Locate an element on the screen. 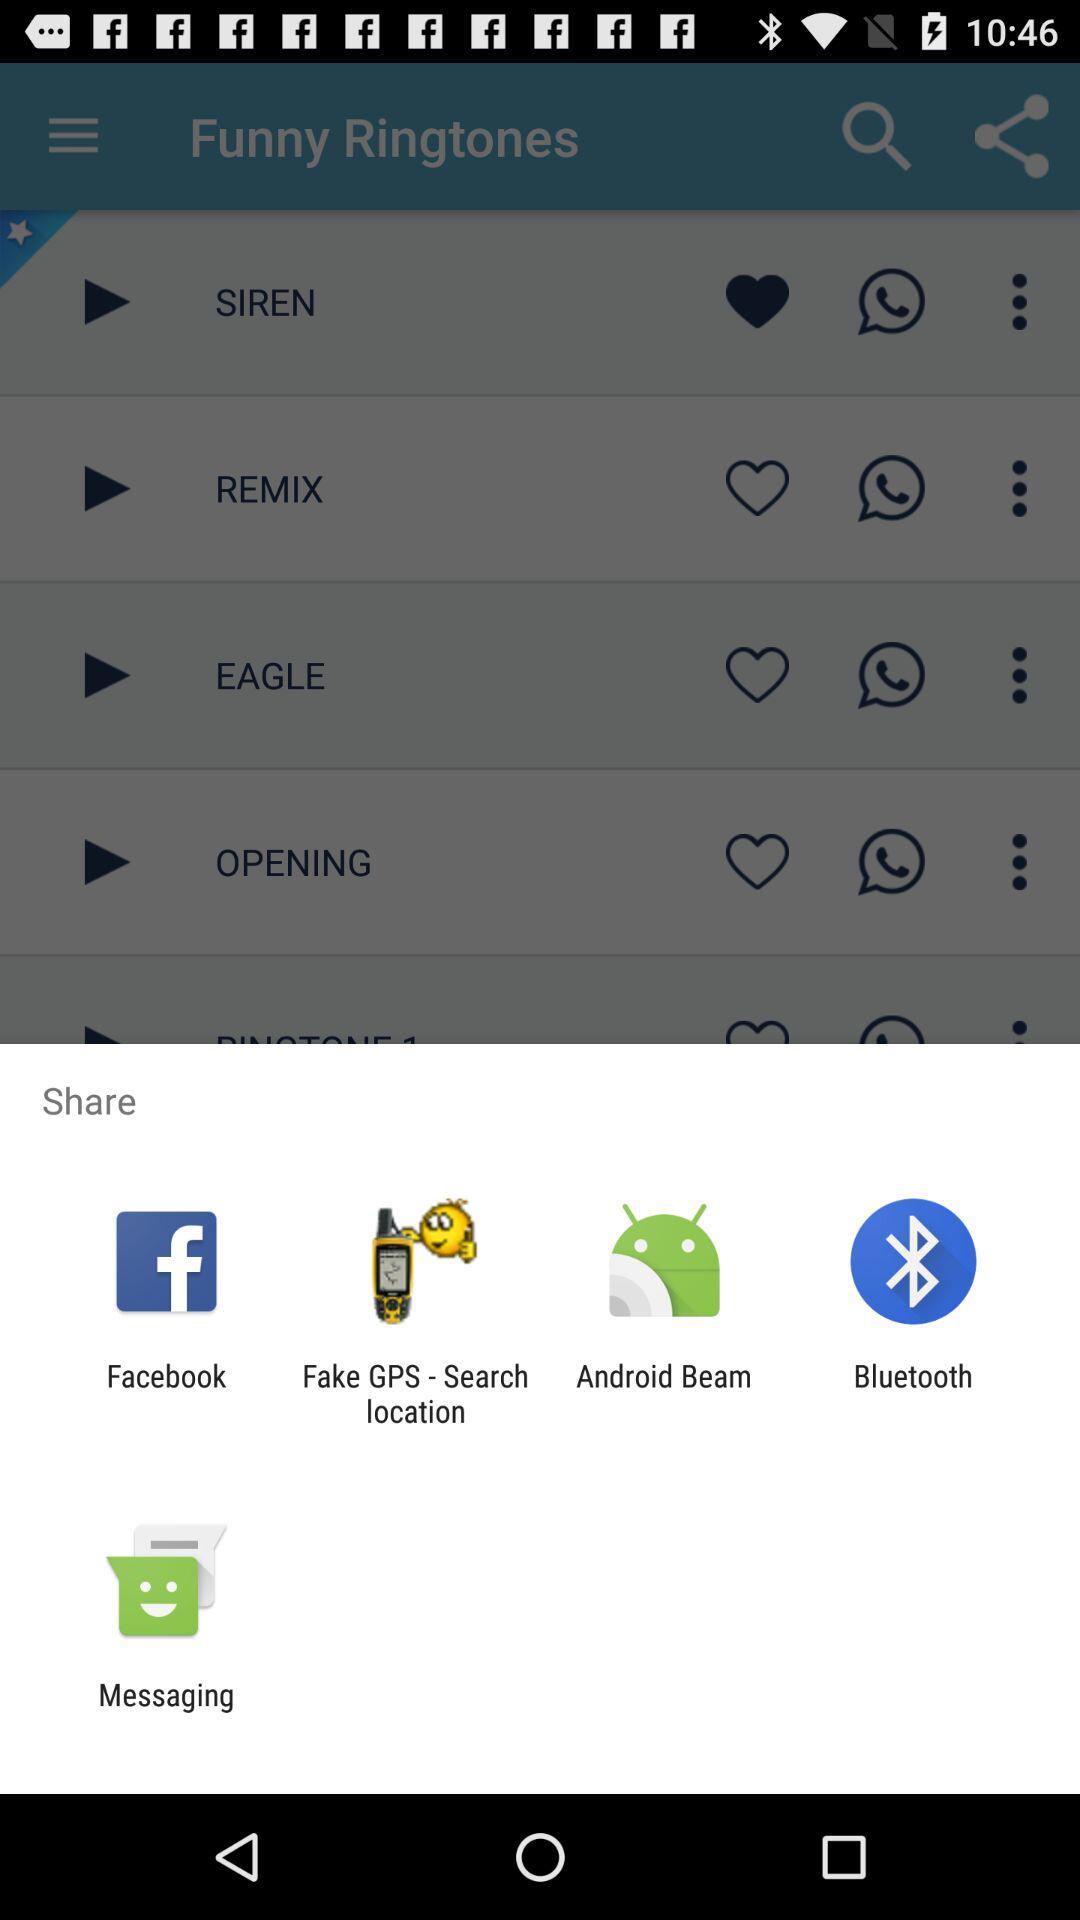 The image size is (1080, 1920). fake gps search item is located at coordinates (414, 1392).